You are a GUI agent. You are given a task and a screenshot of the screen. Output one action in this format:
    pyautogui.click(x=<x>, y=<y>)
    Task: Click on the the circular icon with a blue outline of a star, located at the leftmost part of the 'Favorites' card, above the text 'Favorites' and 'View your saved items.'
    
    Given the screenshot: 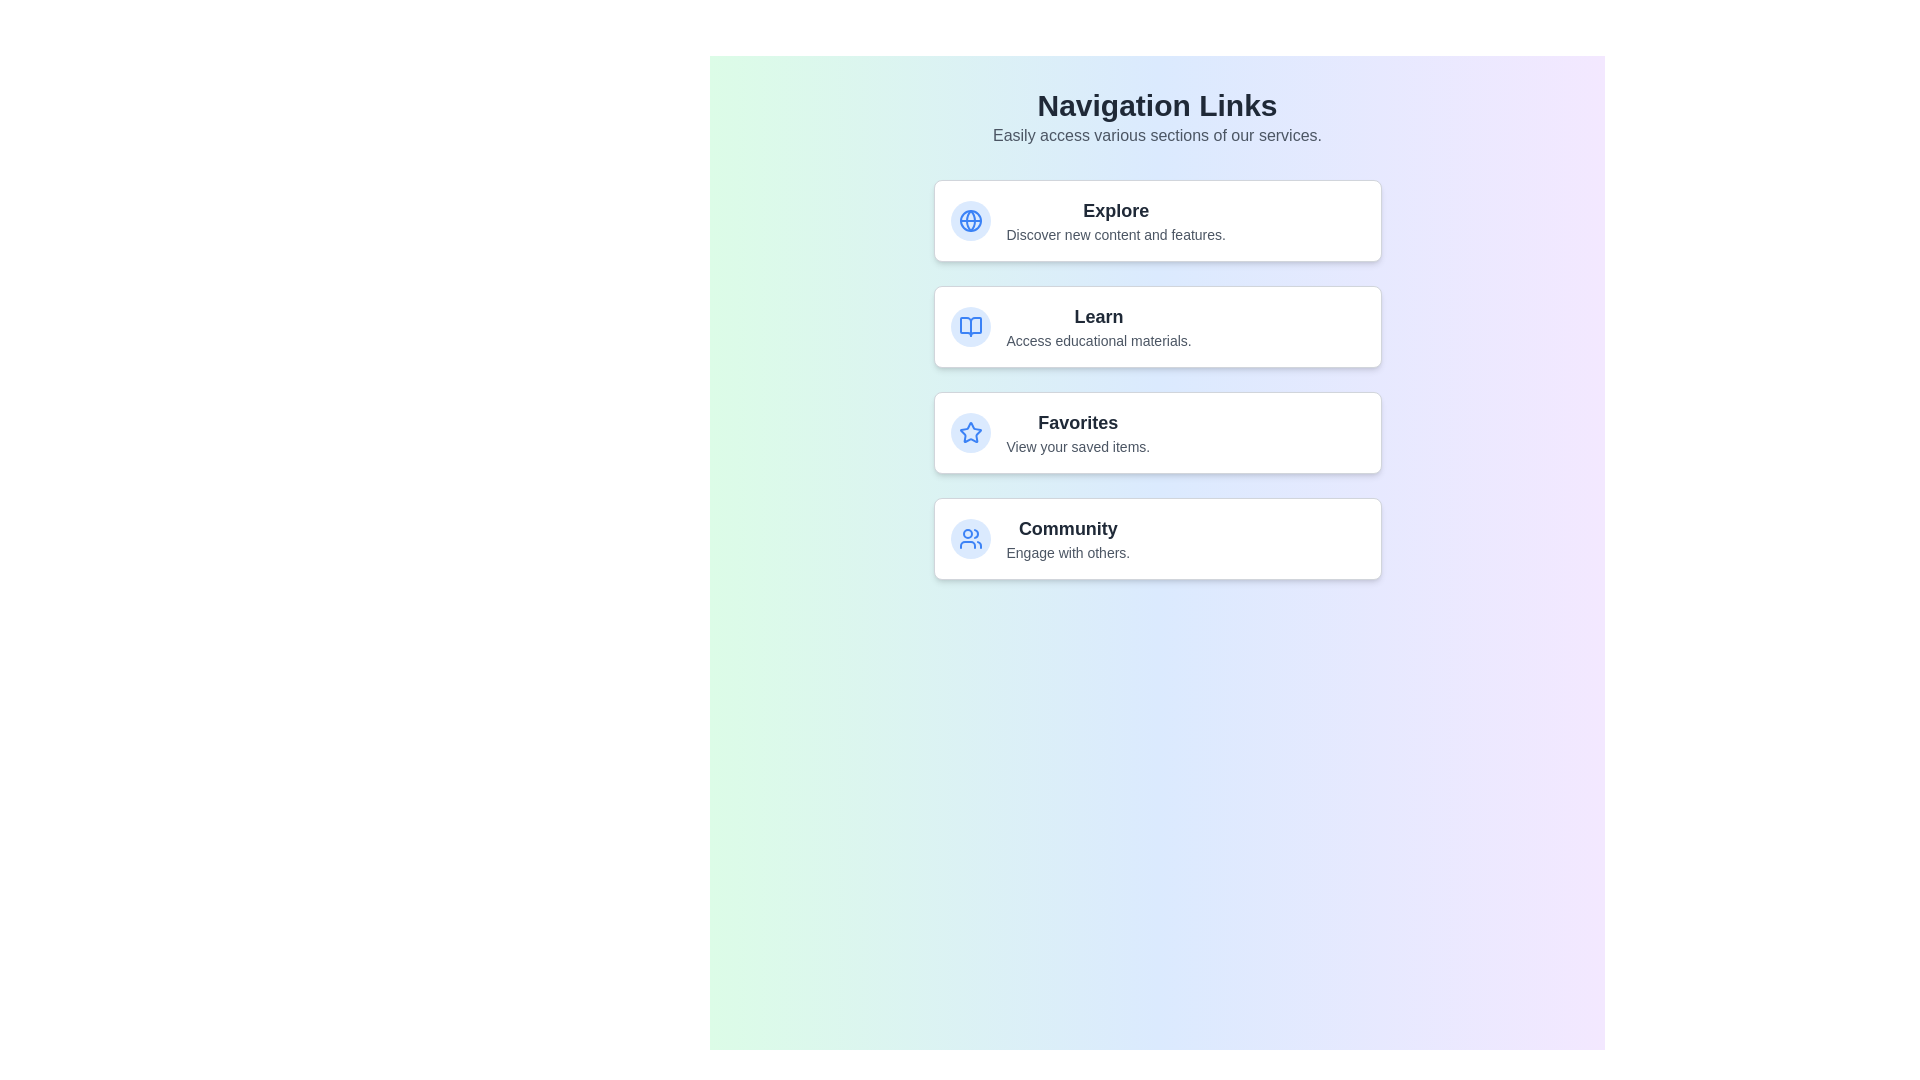 What is the action you would take?
    pyautogui.click(x=970, y=431)
    